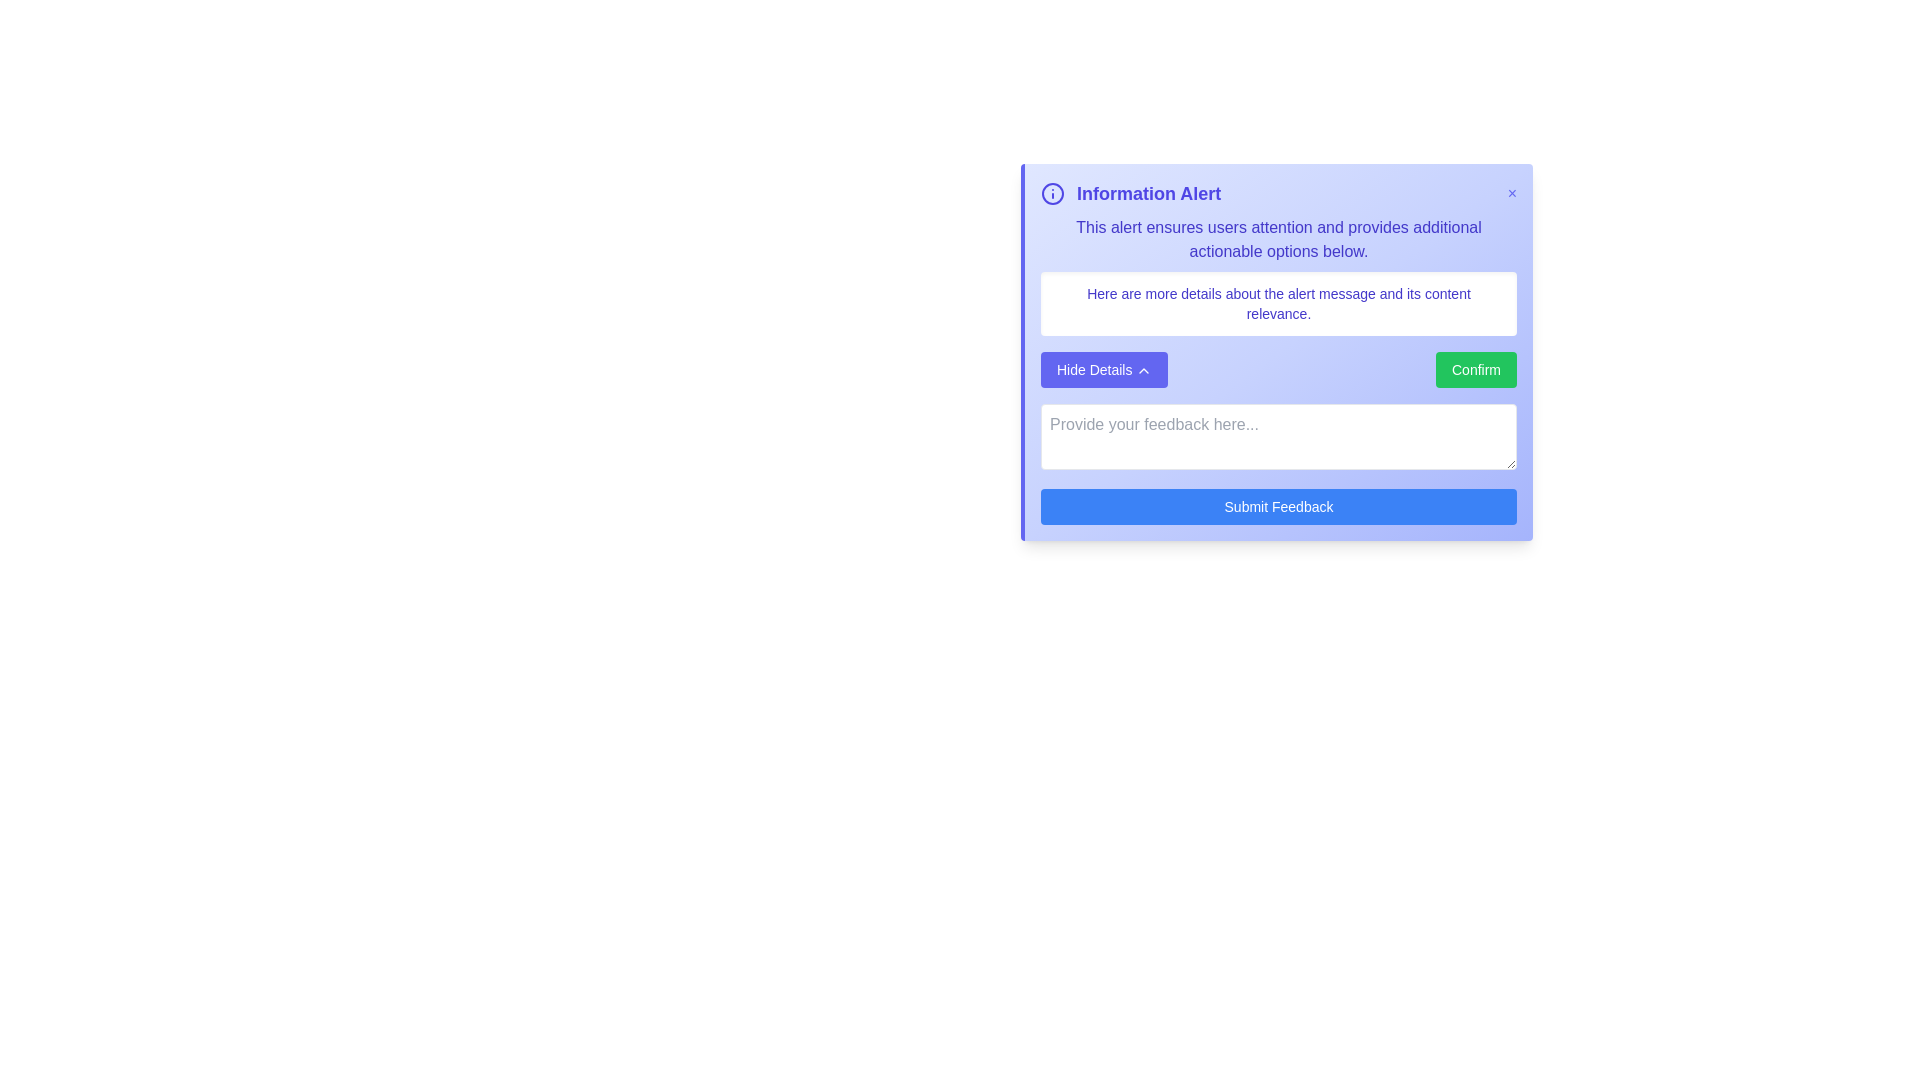 The width and height of the screenshot is (1920, 1080). What do you see at coordinates (1103, 370) in the screenshot?
I see `the 'Hide Details' button to toggle the visibility of additional details` at bounding box center [1103, 370].